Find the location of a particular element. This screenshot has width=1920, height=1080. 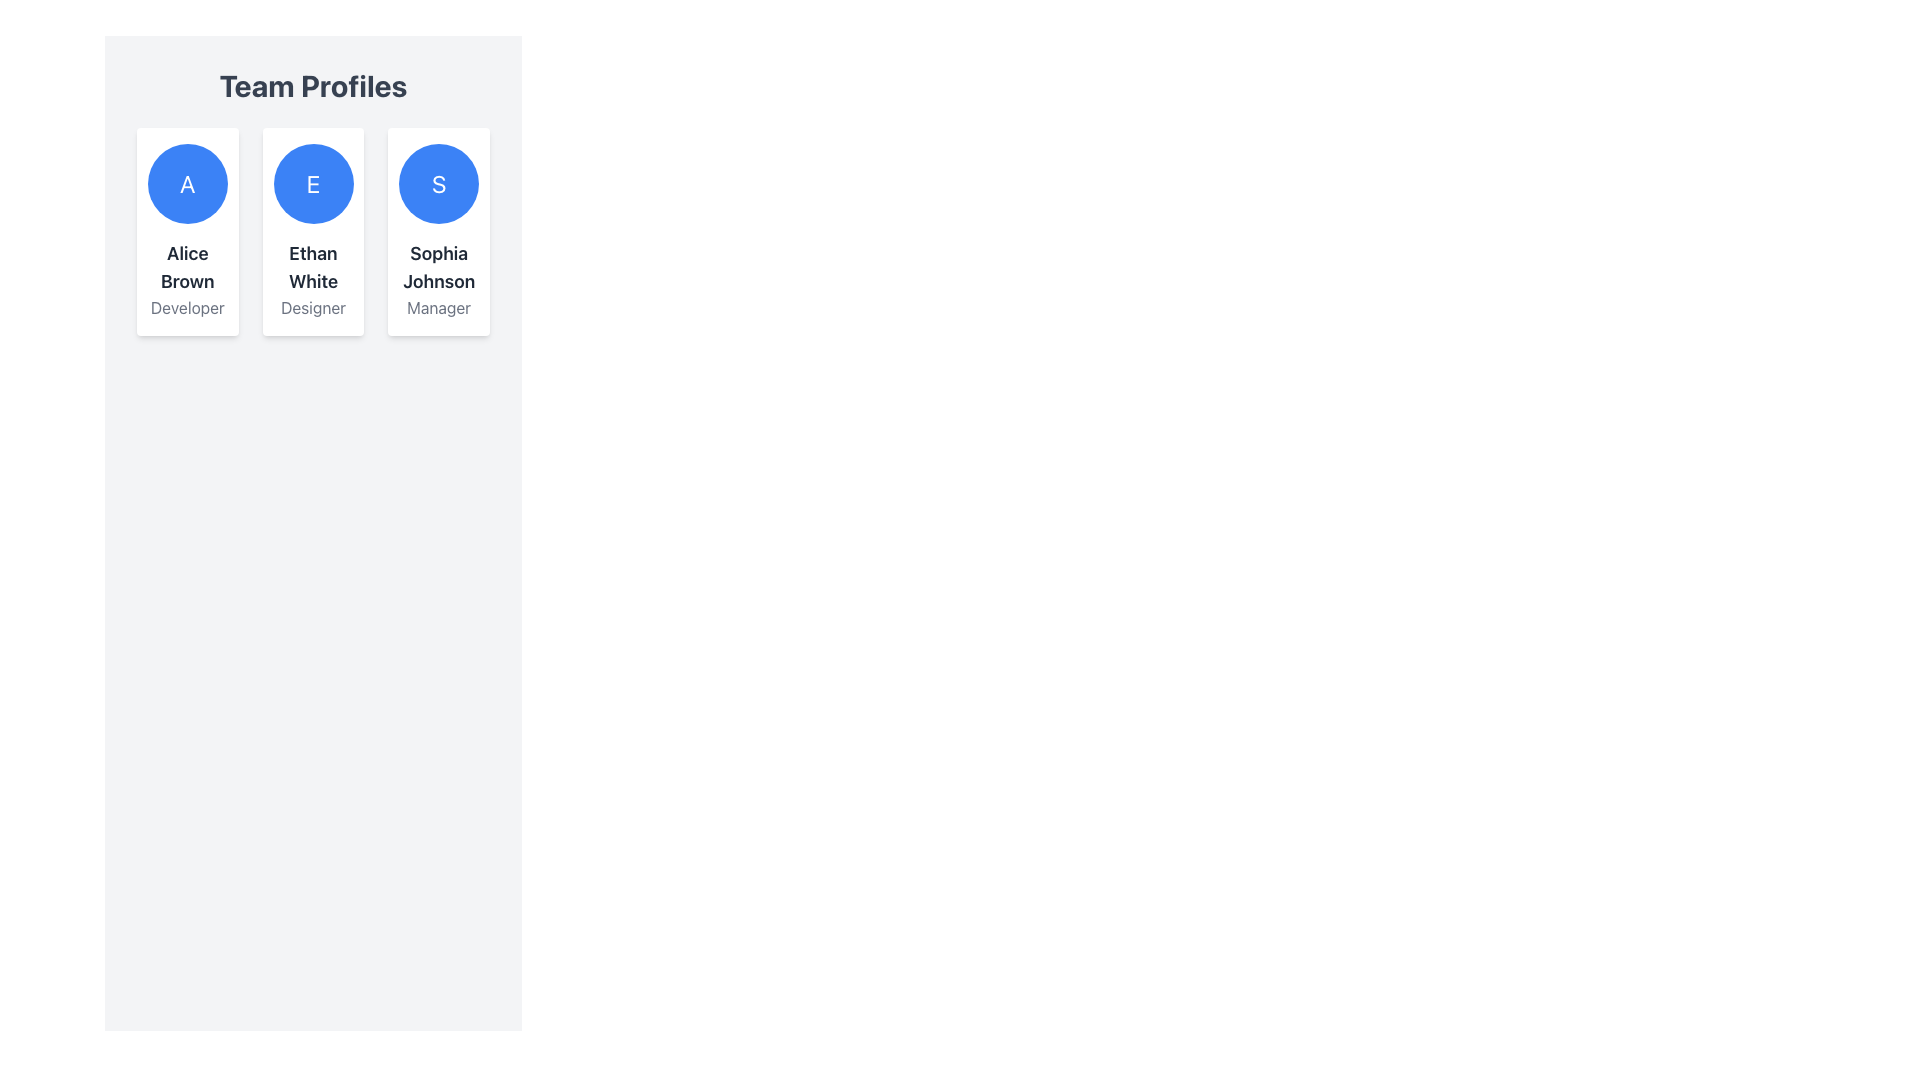

text from the header element that displays 'Team Profiles', which is styled prominently in bold with a large size and dark gray color against a light gray background is located at coordinates (312, 84).